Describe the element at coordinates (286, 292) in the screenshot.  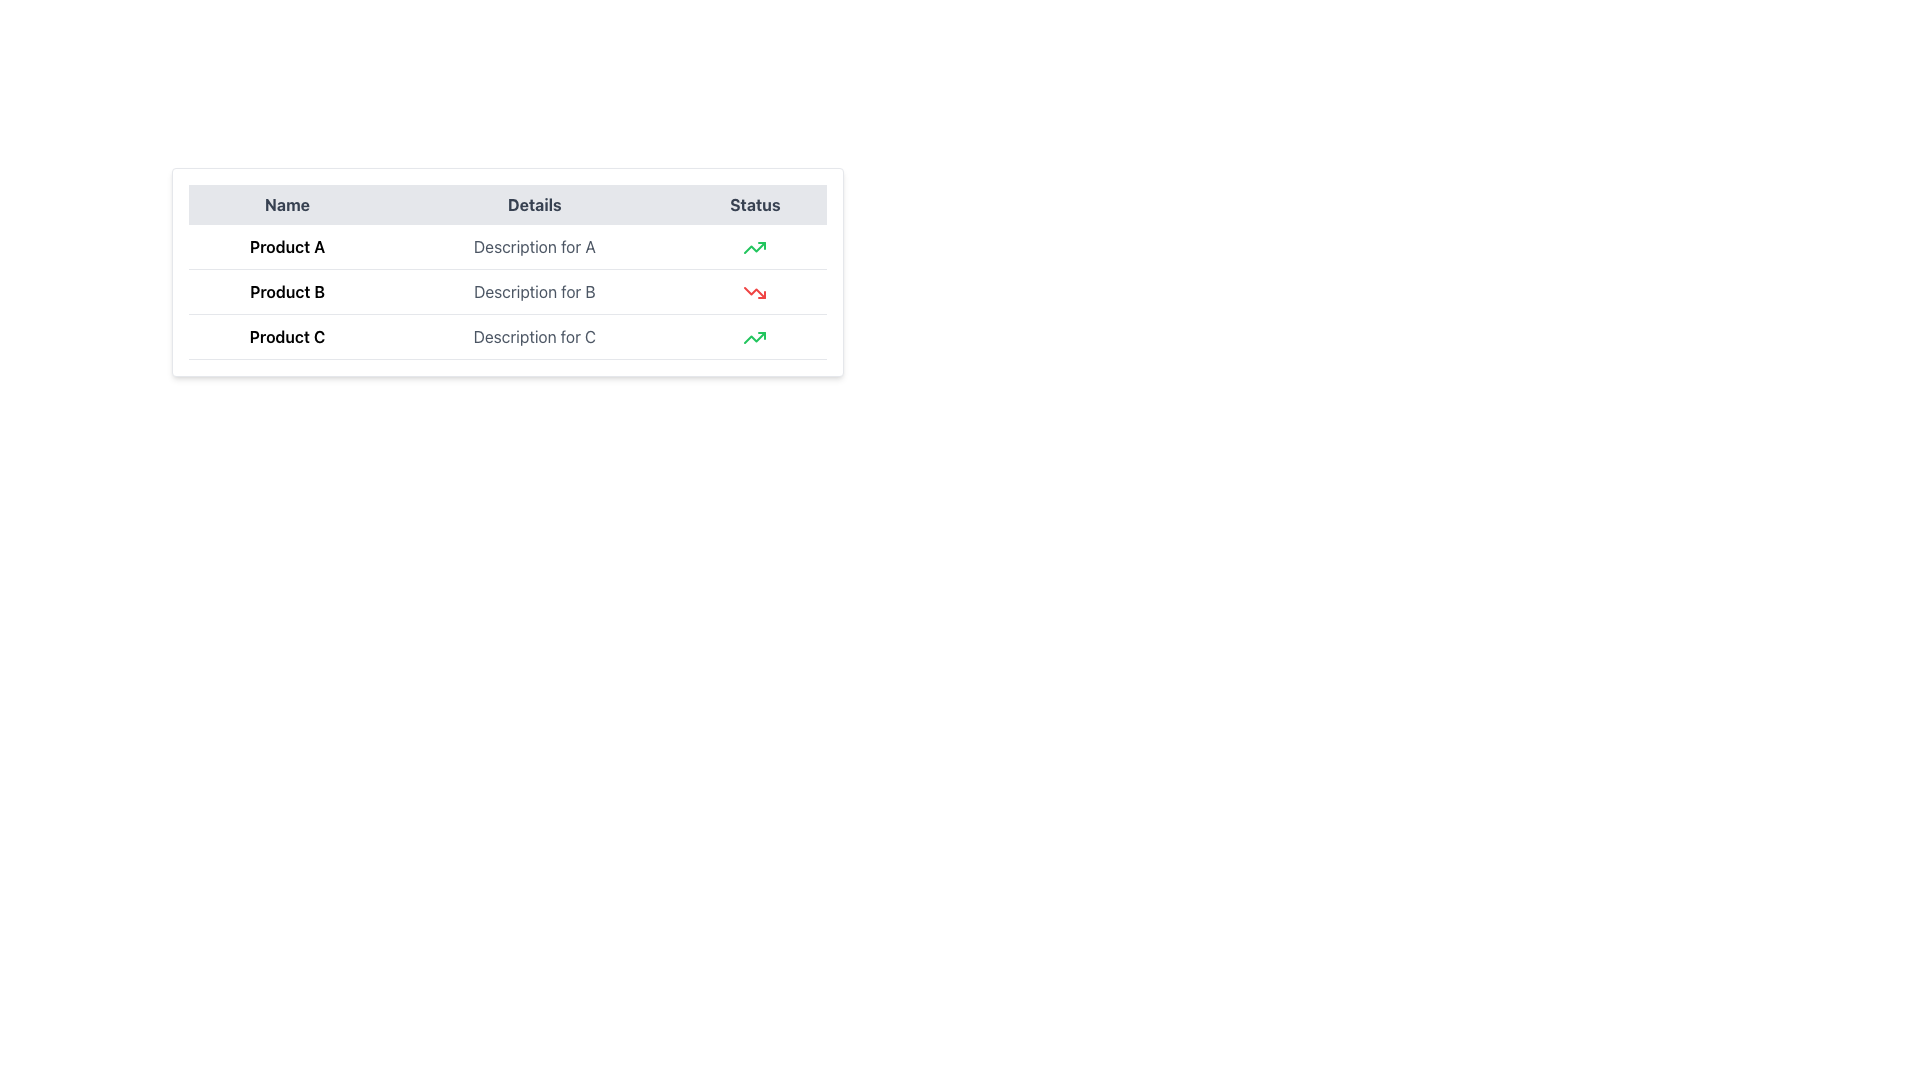
I see `the text label identifying 'Product B' in the second row of the table under the 'Name' column` at that location.